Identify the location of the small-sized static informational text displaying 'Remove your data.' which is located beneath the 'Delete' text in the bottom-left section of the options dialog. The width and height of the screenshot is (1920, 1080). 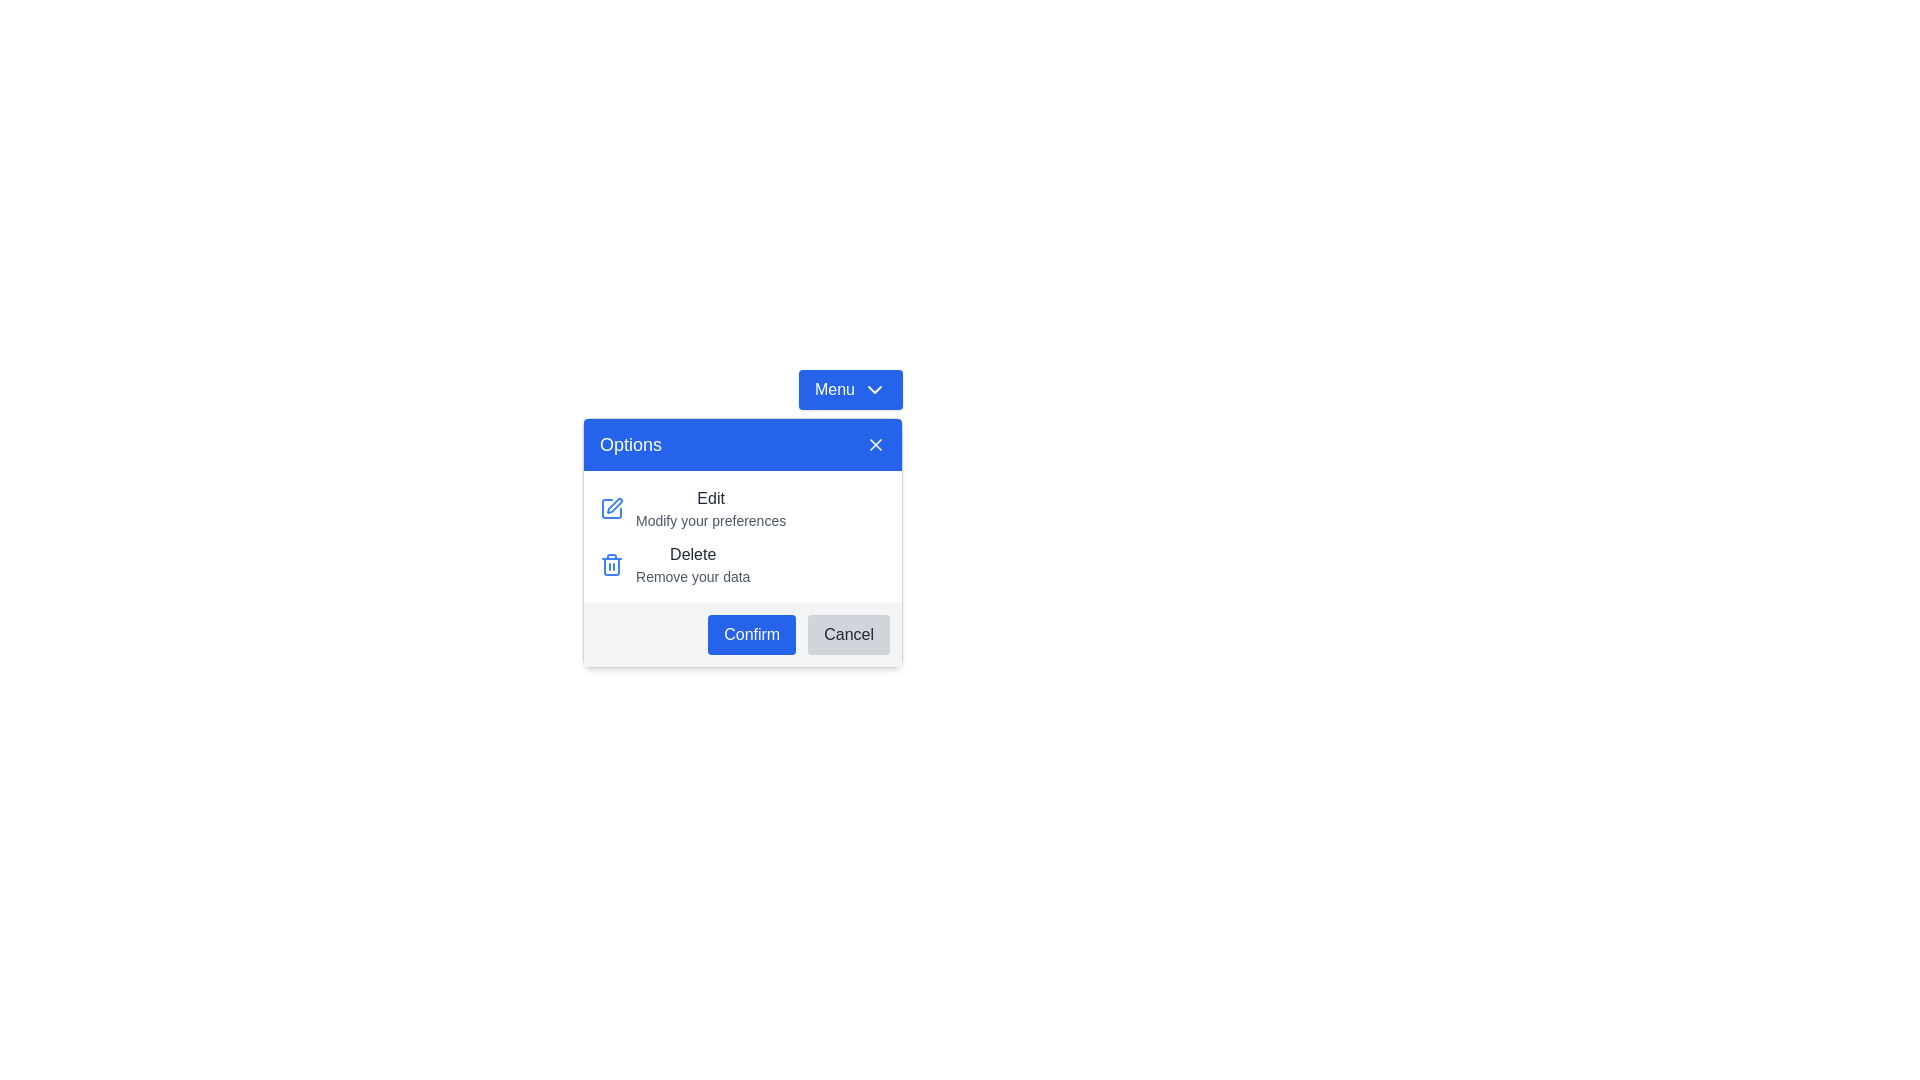
(693, 577).